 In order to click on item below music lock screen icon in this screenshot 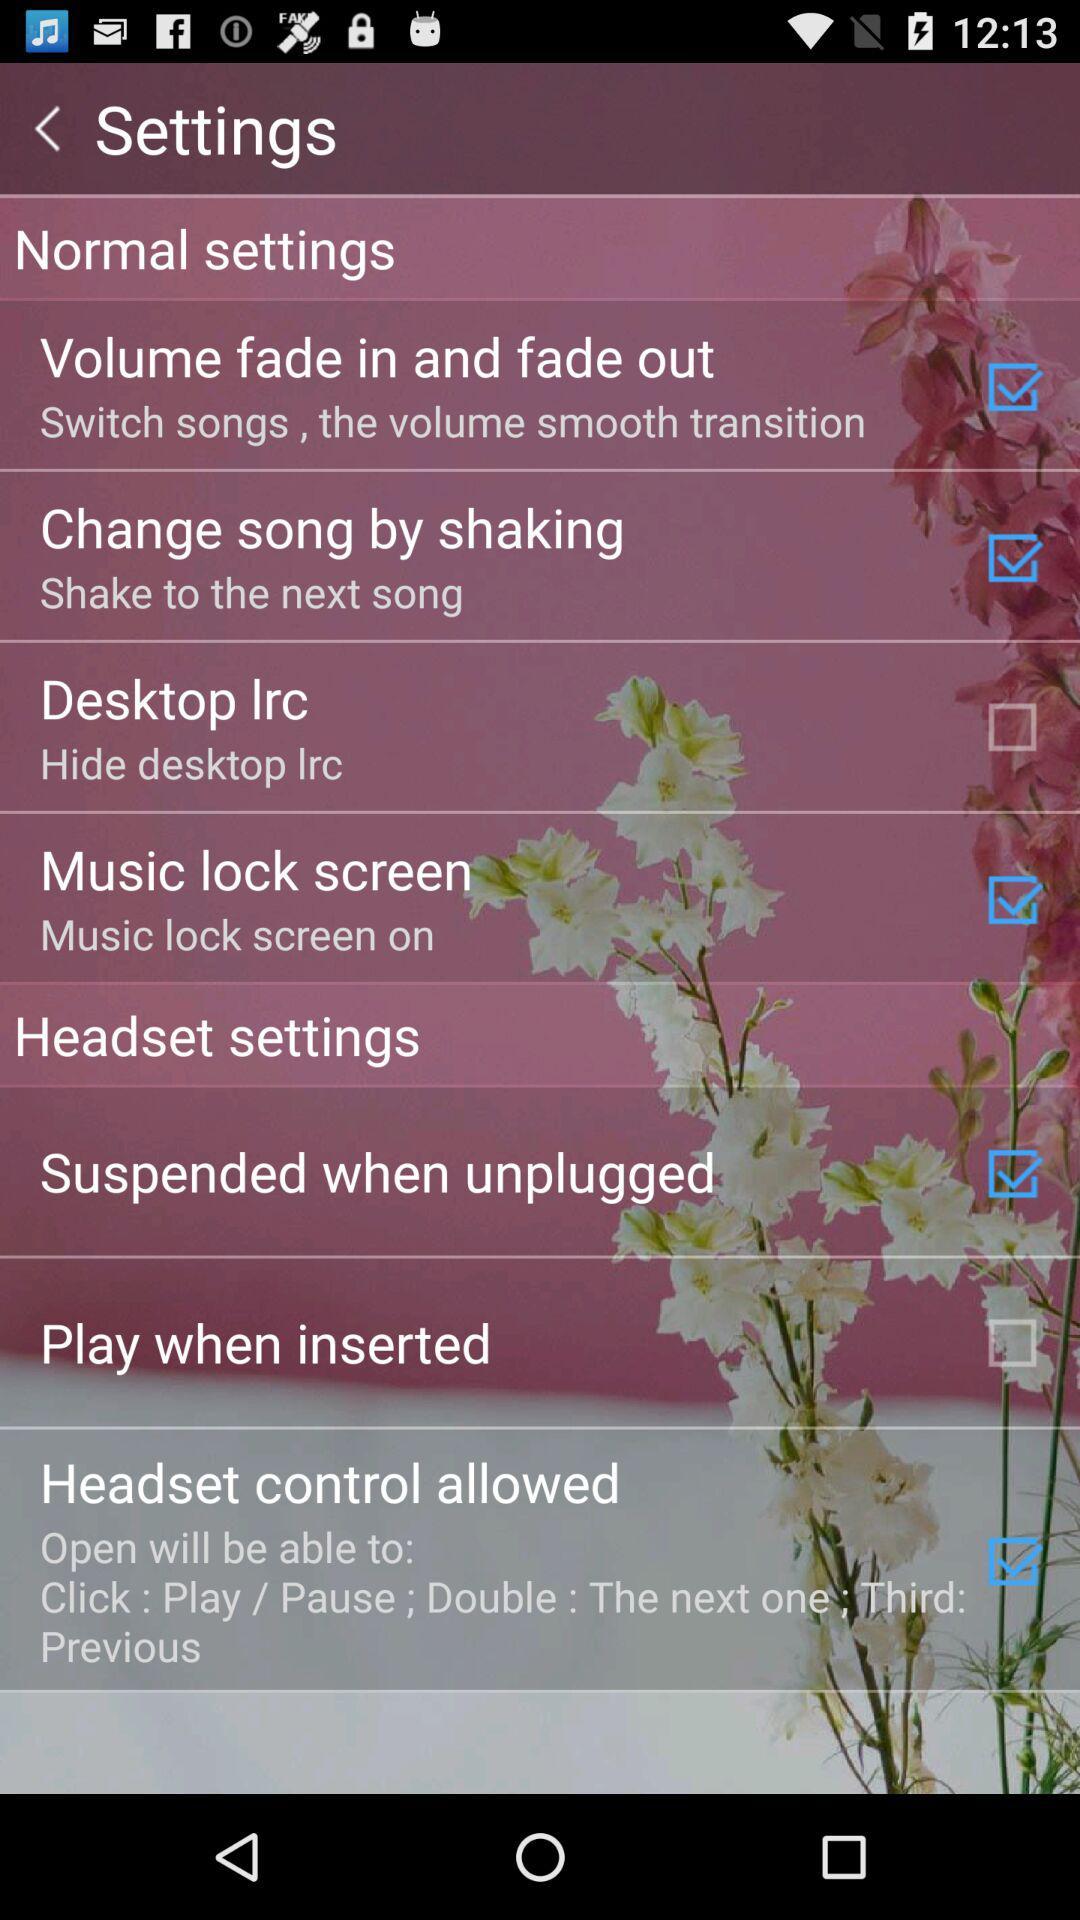, I will do `click(540, 1034)`.